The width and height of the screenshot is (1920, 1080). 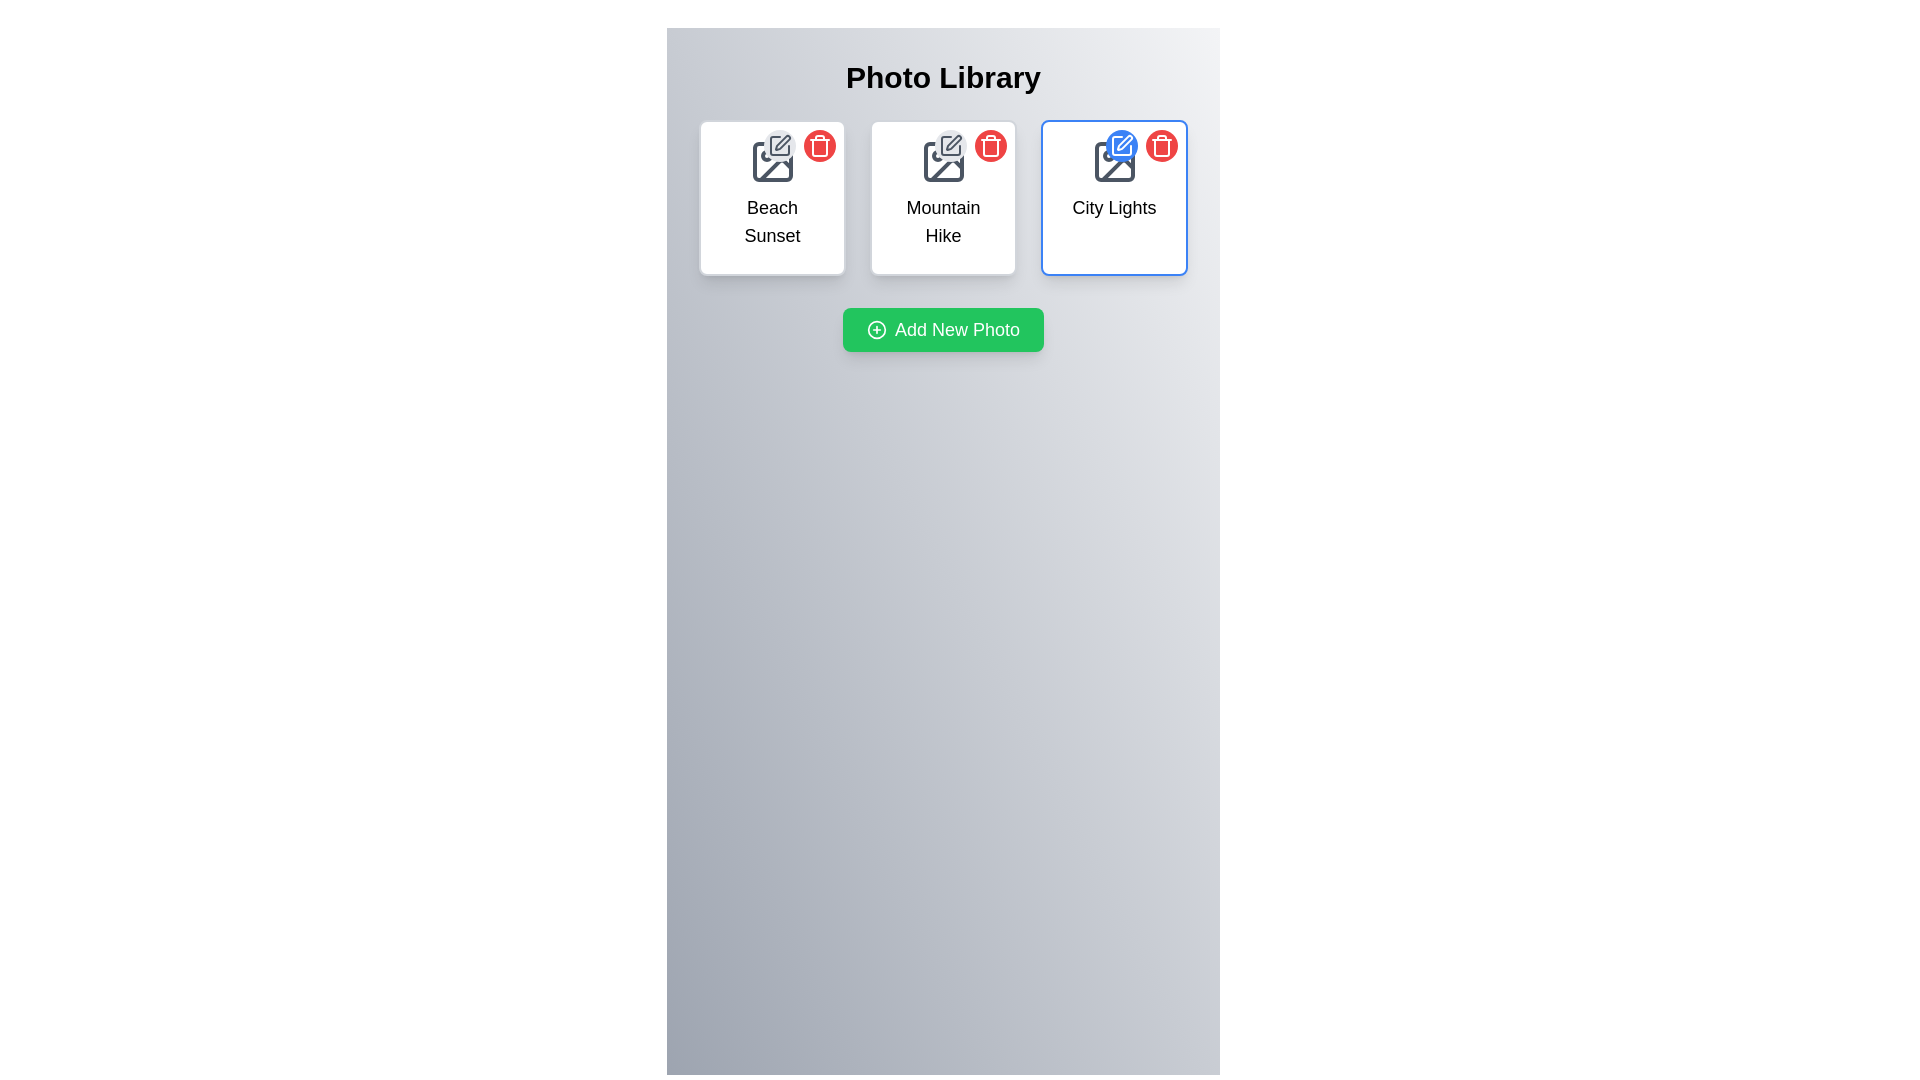 I want to click on the 'Beach Sunset' text element, which is styled for emphasis and located below an image icon in the top-left card of the interface, so click(x=771, y=222).